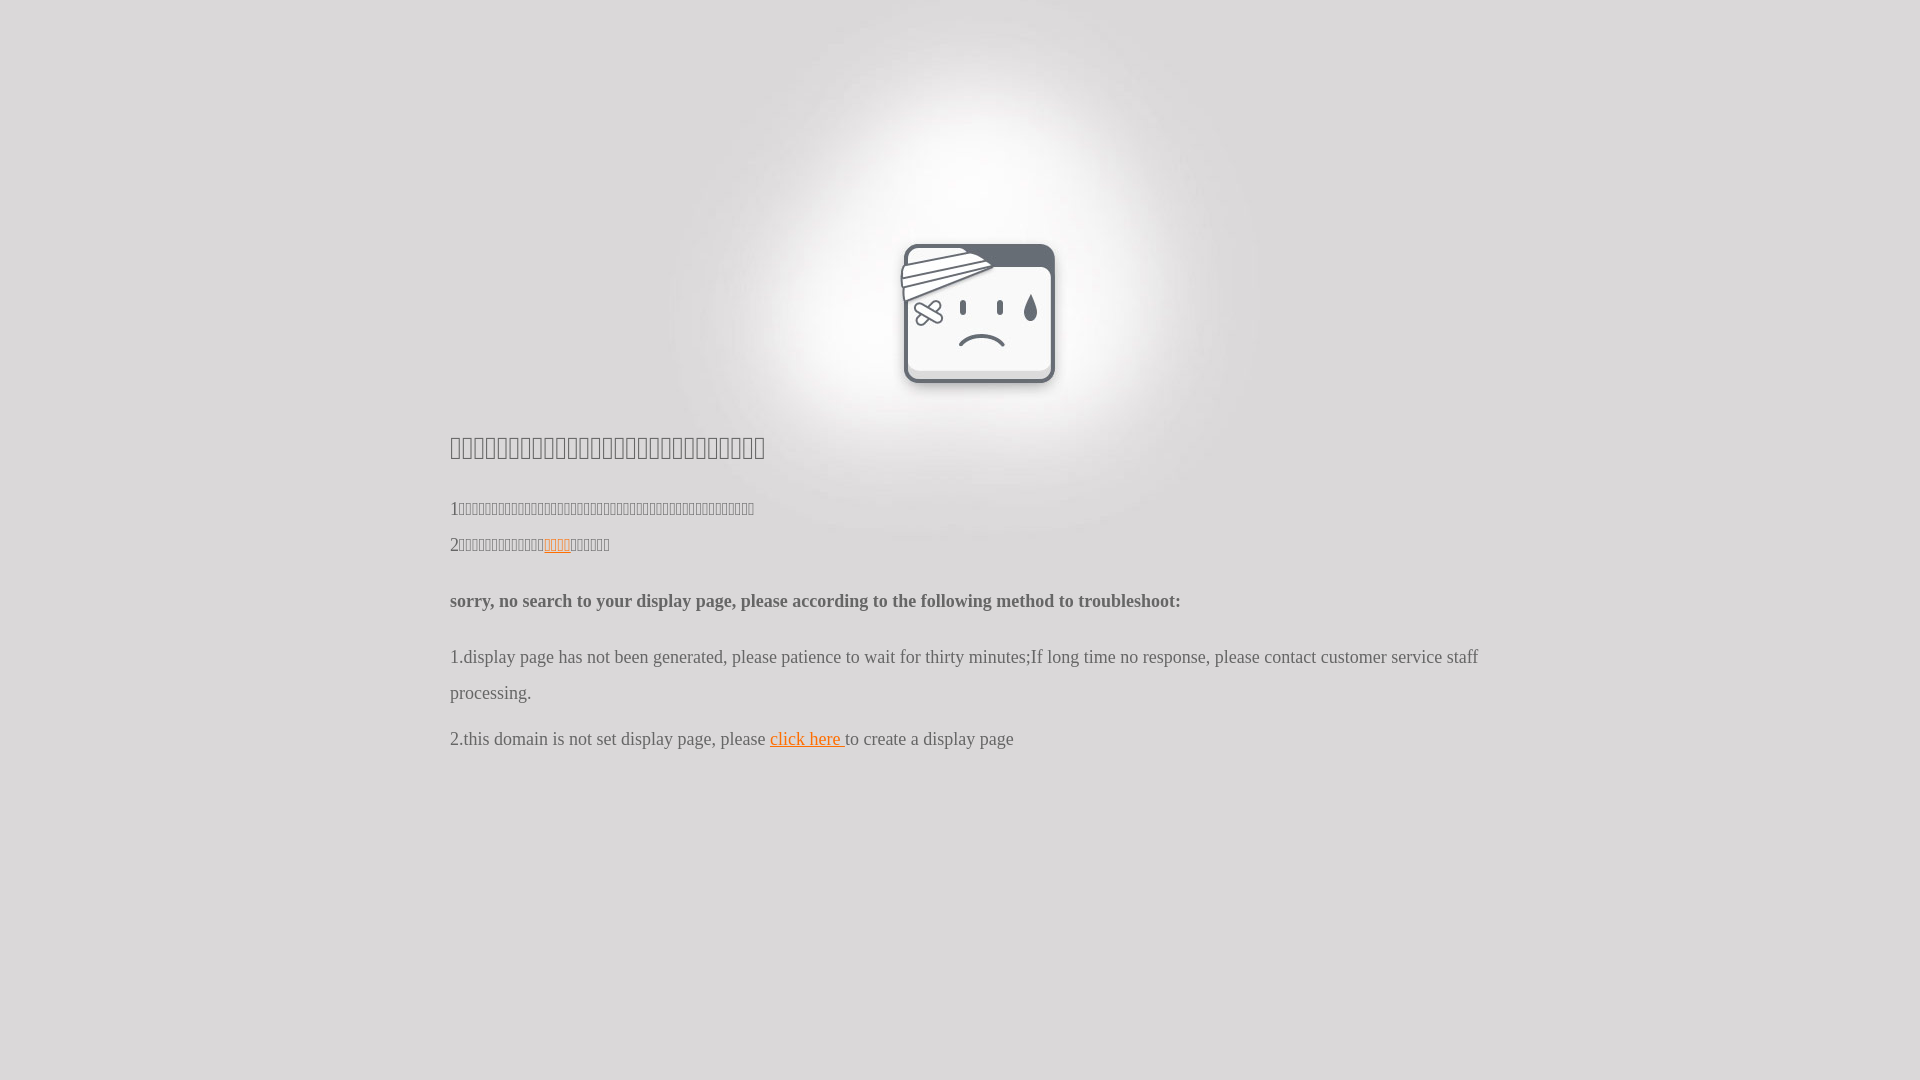 This screenshot has height=1080, width=1920. What do you see at coordinates (807, 739) in the screenshot?
I see `'click here'` at bounding box center [807, 739].